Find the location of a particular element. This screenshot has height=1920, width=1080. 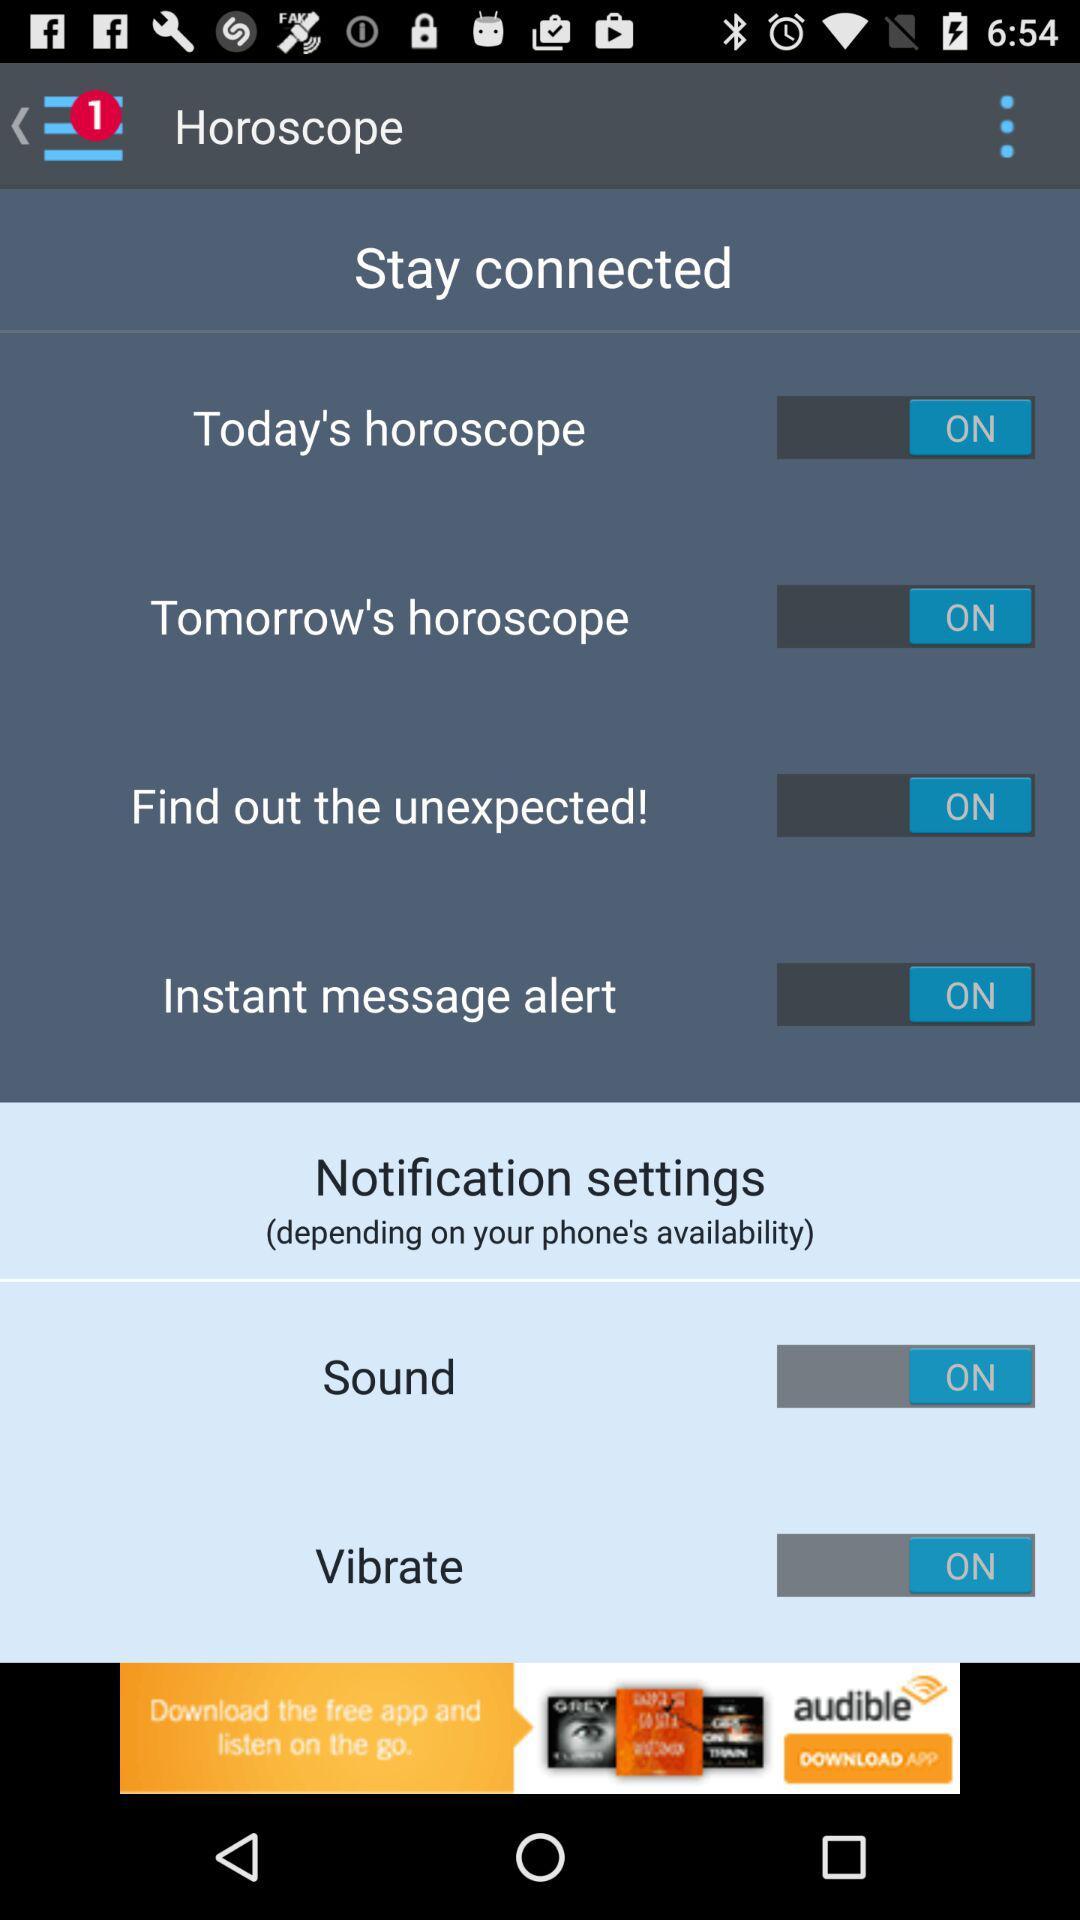

instant message alert is located at coordinates (906, 994).